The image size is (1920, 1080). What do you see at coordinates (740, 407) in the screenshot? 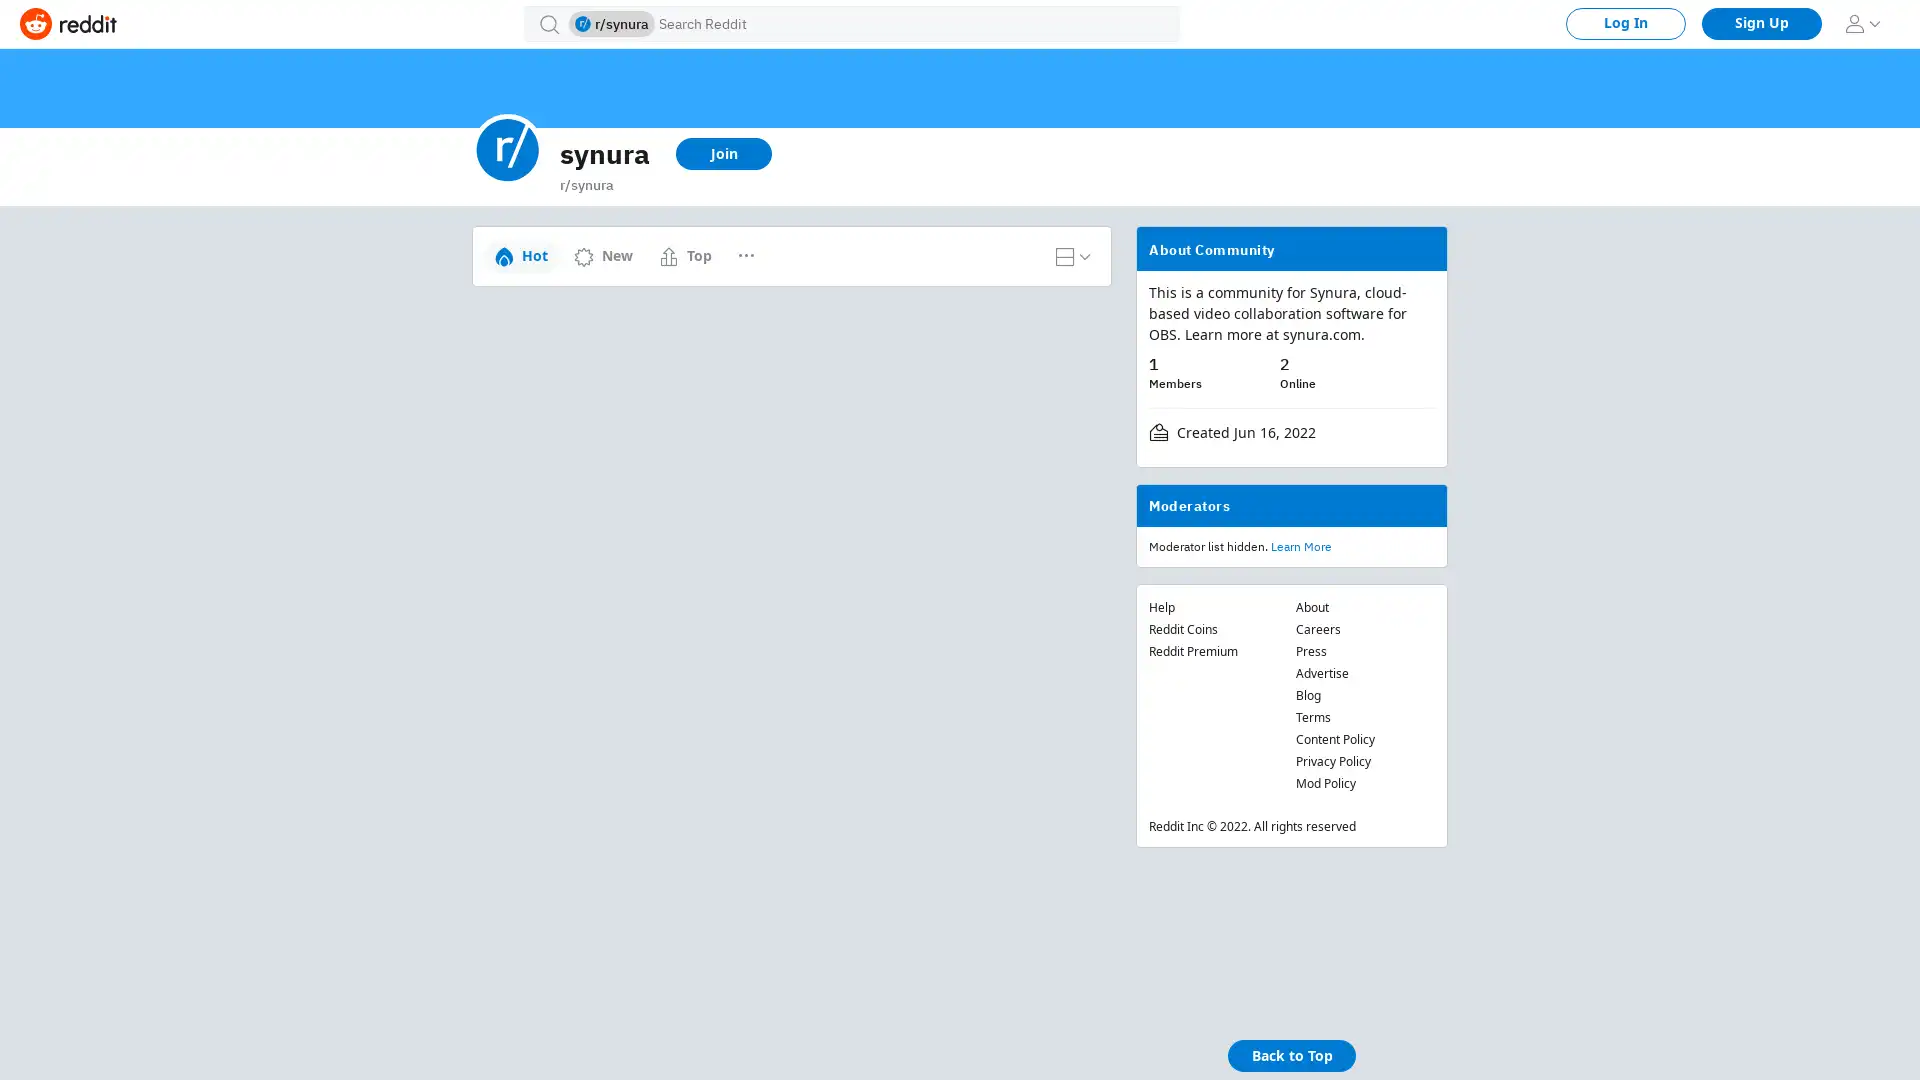
I see `Save` at bounding box center [740, 407].